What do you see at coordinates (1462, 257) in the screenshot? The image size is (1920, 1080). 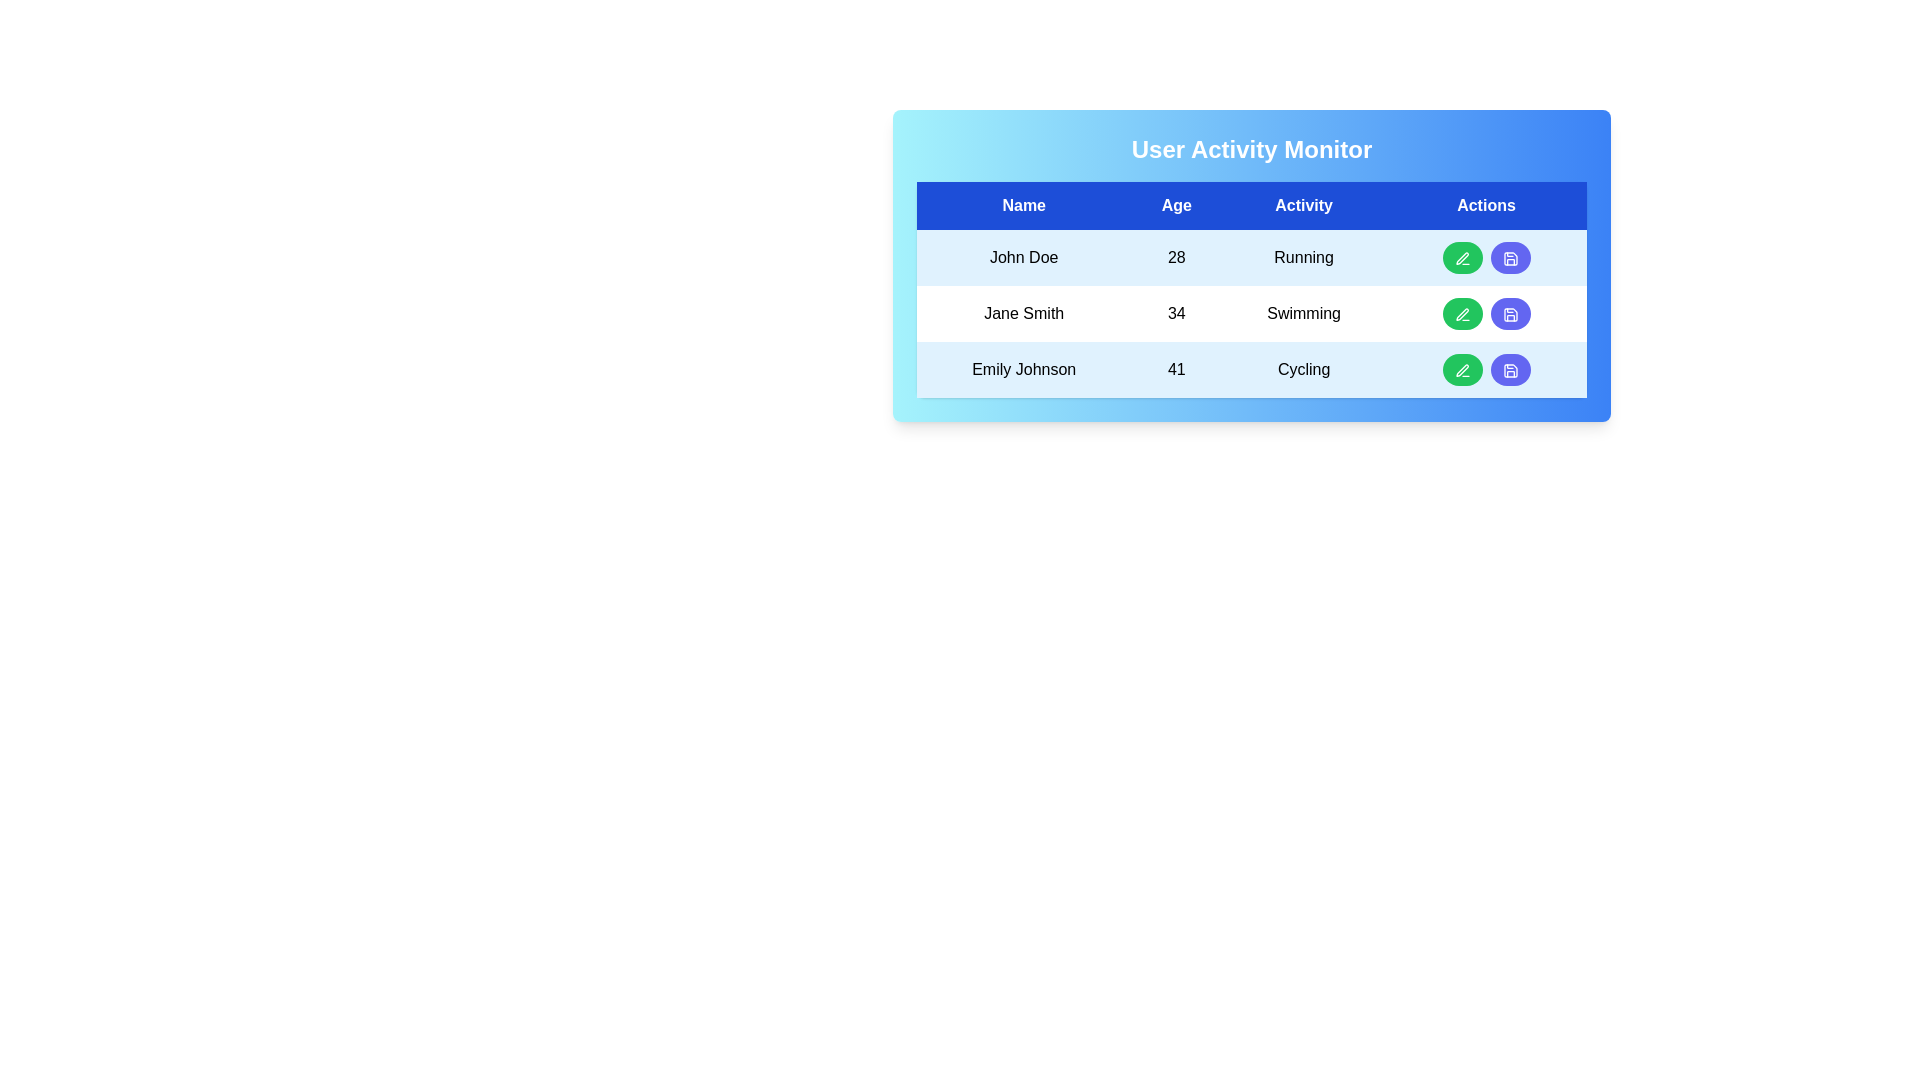 I see `the edit button for the John Doe row` at bounding box center [1462, 257].